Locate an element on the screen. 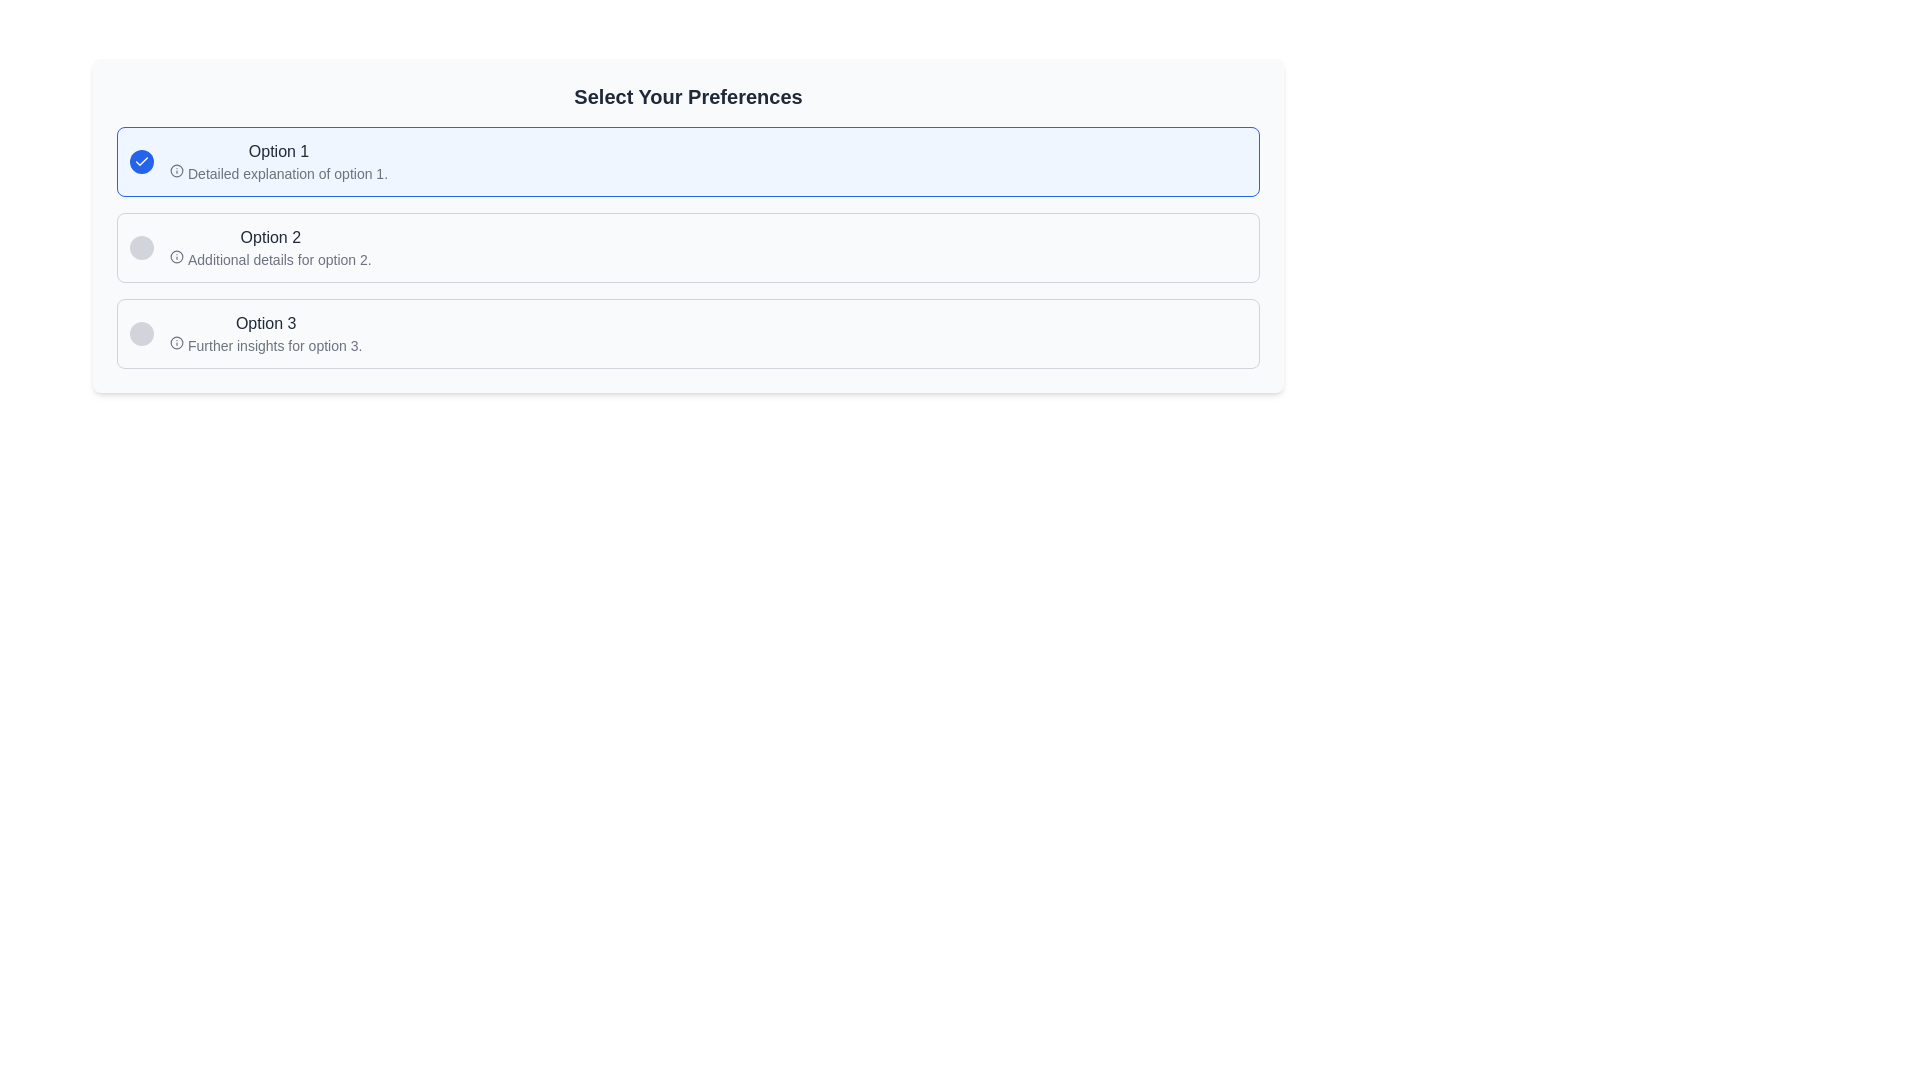 Image resolution: width=1920 pixels, height=1080 pixels. the icon of the third choice in the 'Select Your Preferences' list is located at coordinates (265, 333).